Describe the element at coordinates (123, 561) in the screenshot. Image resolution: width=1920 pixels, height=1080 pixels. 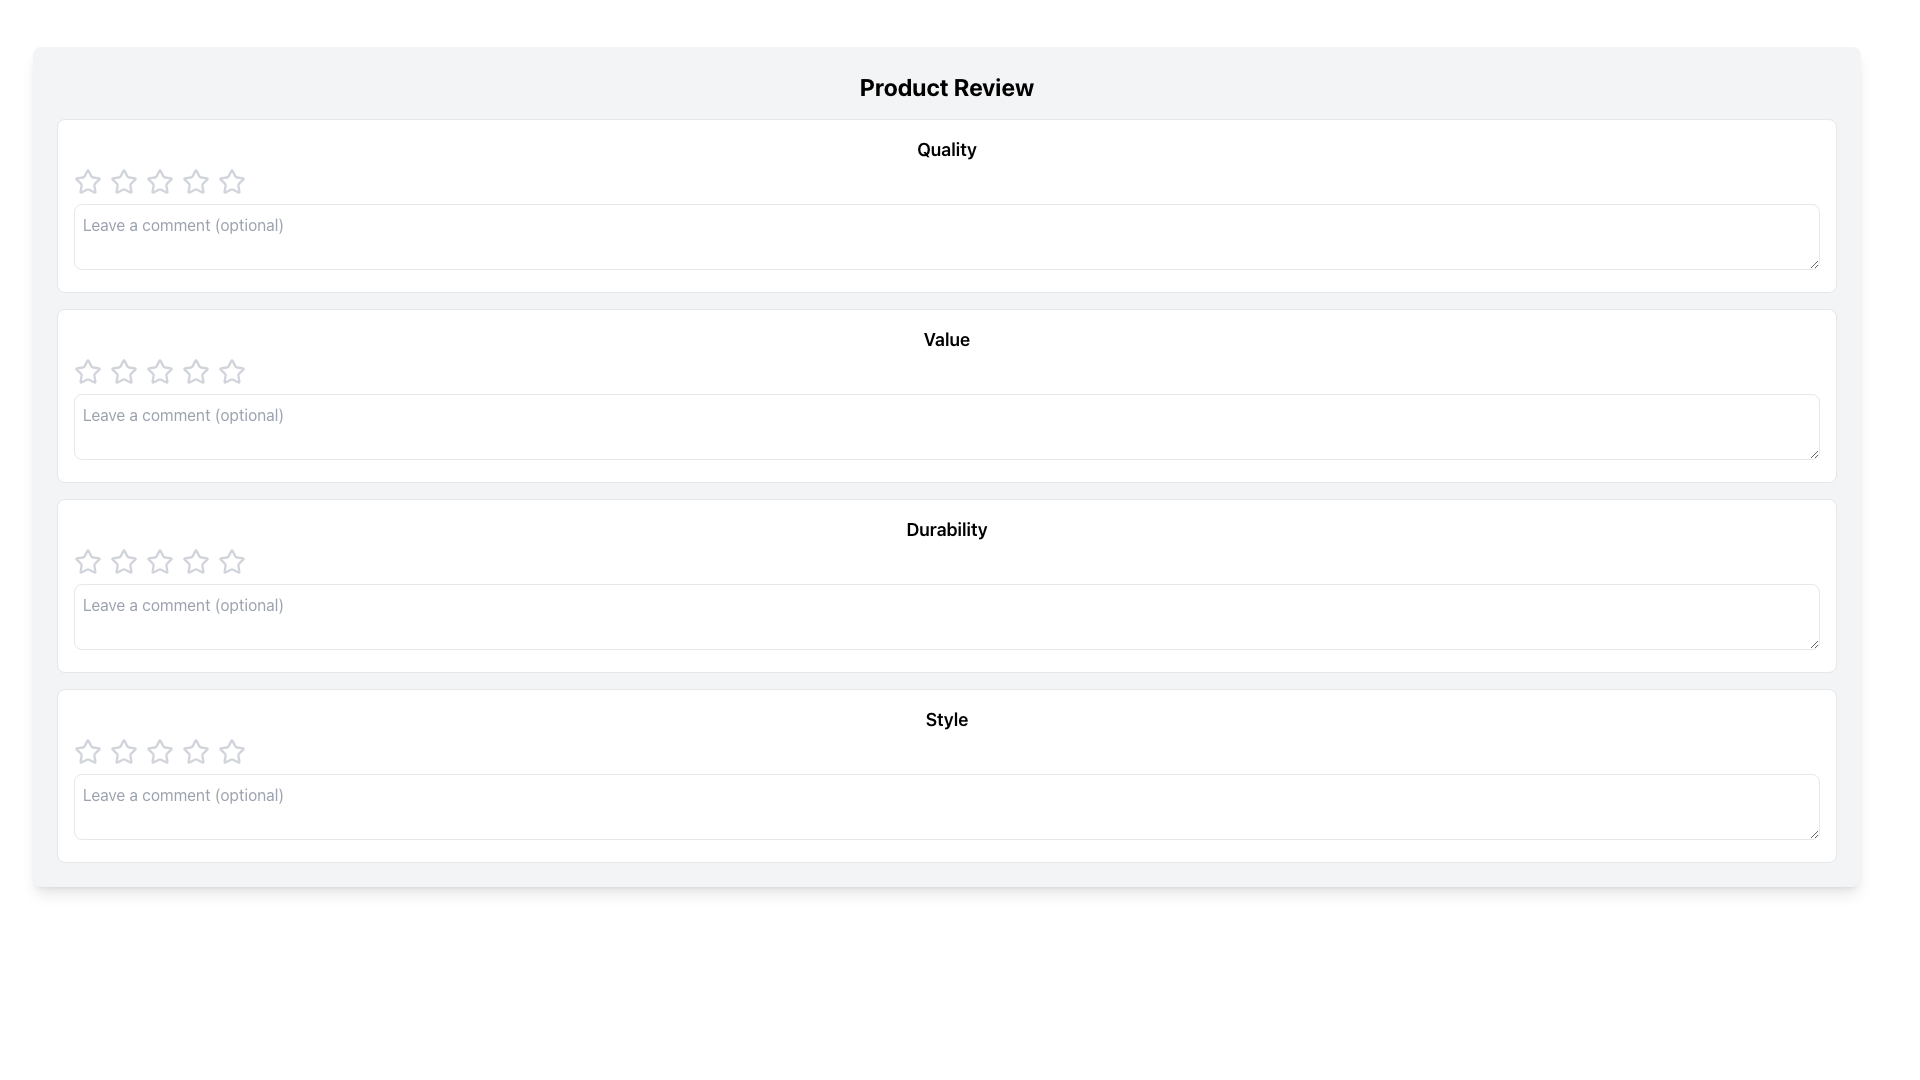
I see `the first star icon in the 'Durability' rating section` at that location.